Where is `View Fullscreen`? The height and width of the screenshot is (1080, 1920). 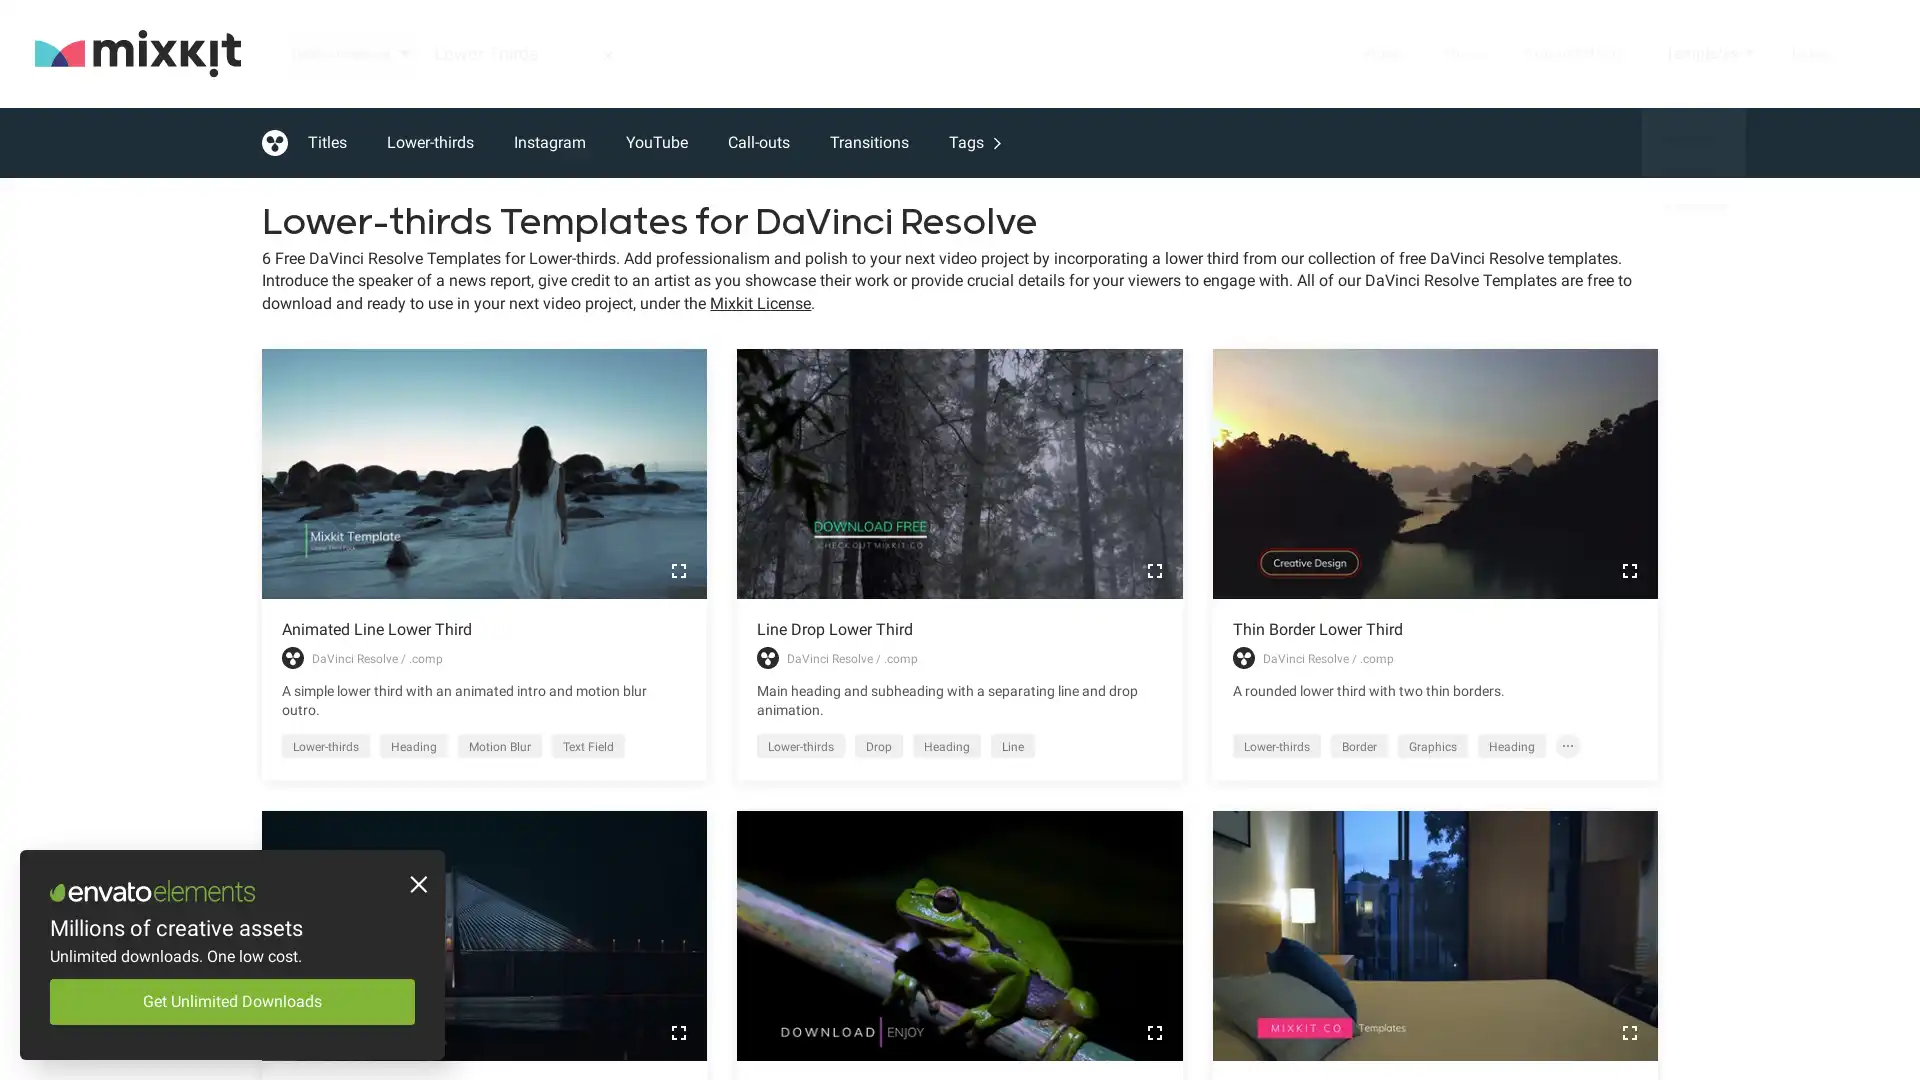 View Fullscreen is located at coordinates (1628, 1032).